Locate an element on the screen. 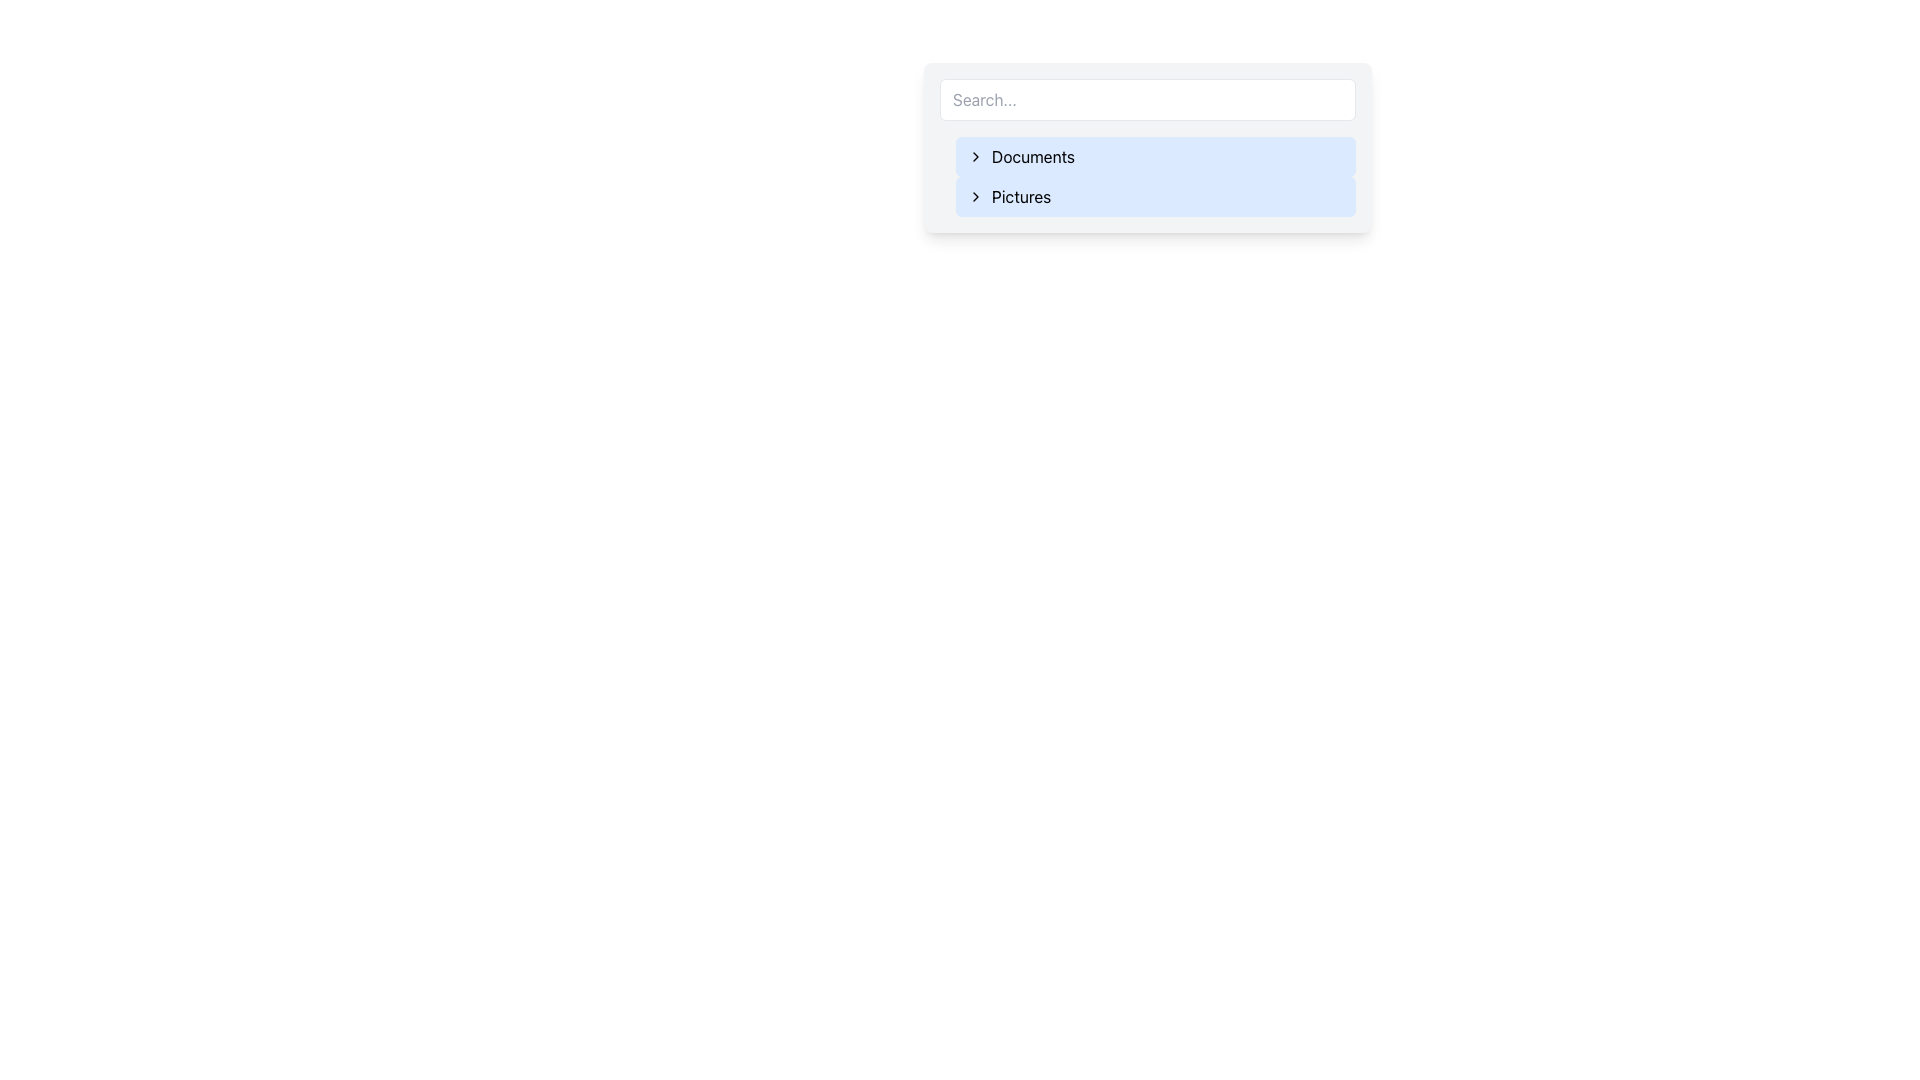  the navigational icon located to the left of the 'Documents' label, which has a blue background and rounded corners is located at coordinates (975, 156).